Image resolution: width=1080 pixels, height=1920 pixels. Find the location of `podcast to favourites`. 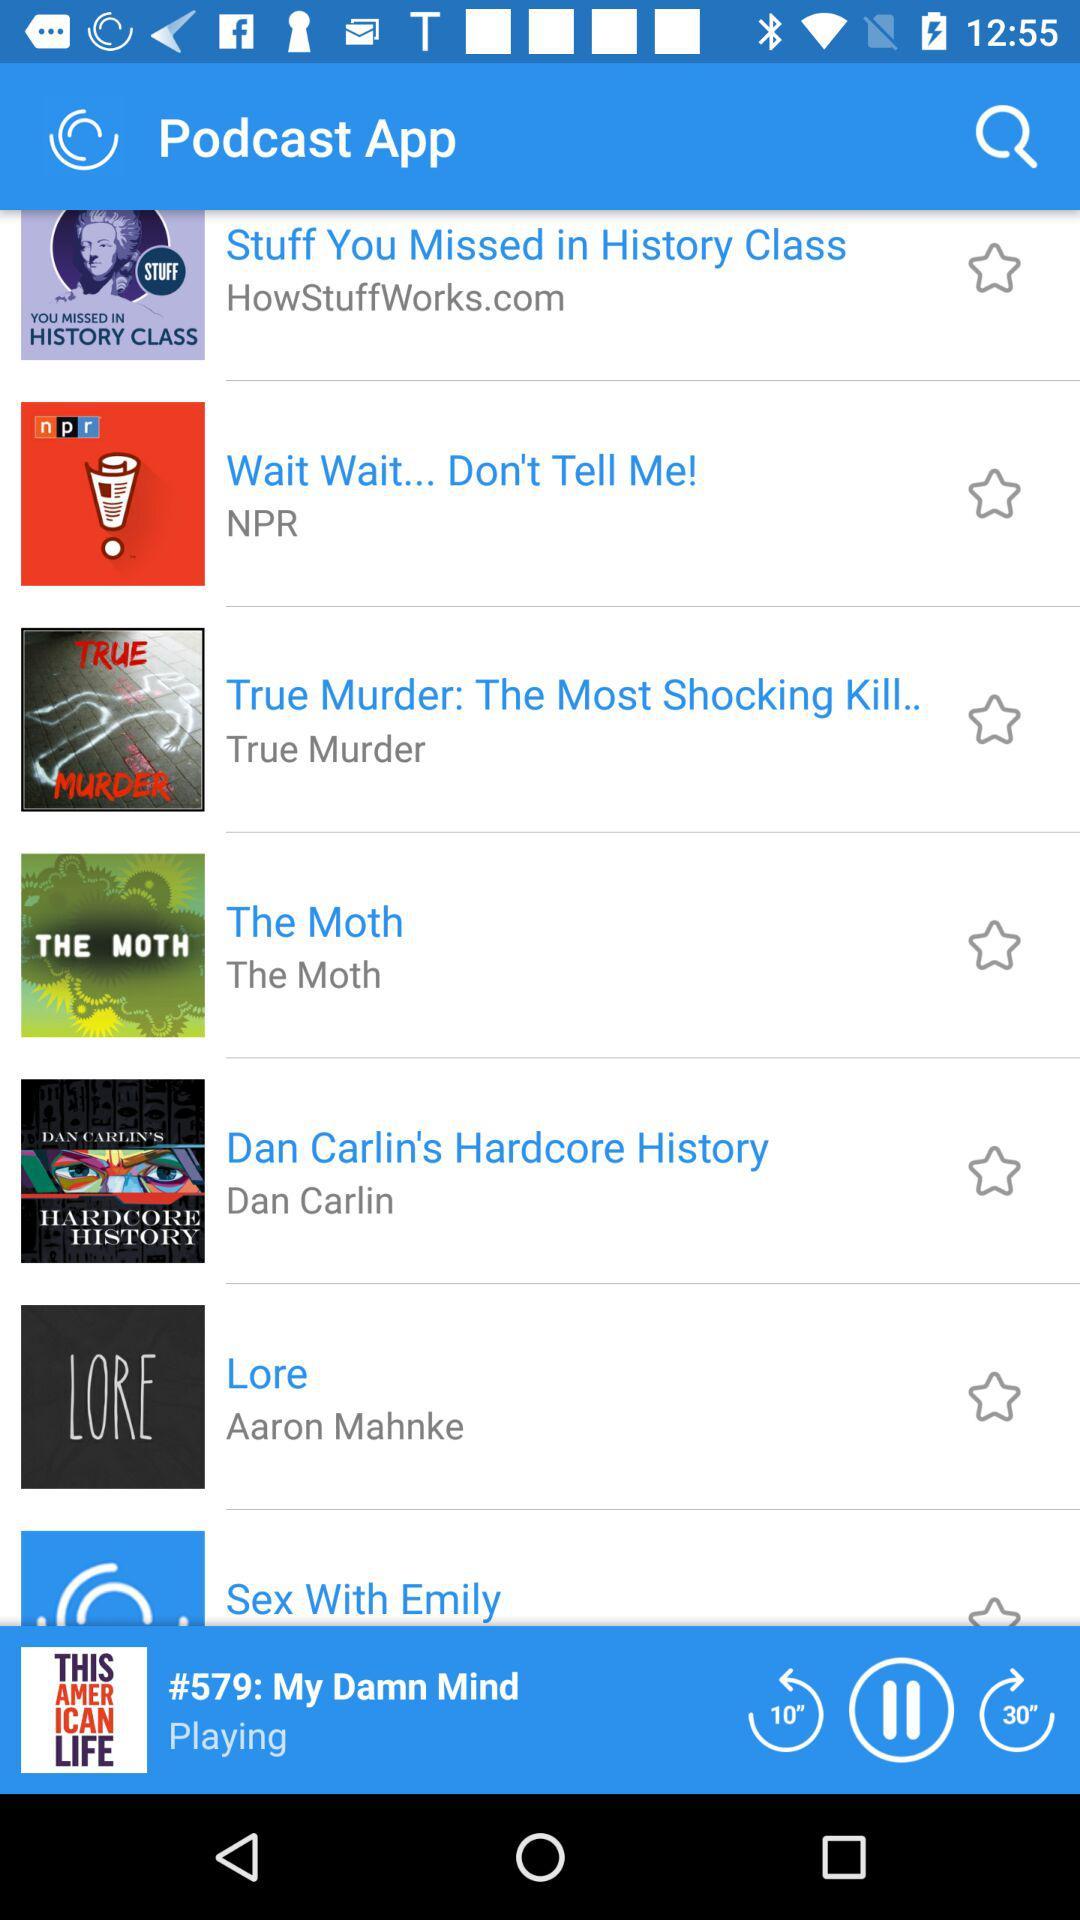

podcast to favourites is located at coordinates (994, 267).